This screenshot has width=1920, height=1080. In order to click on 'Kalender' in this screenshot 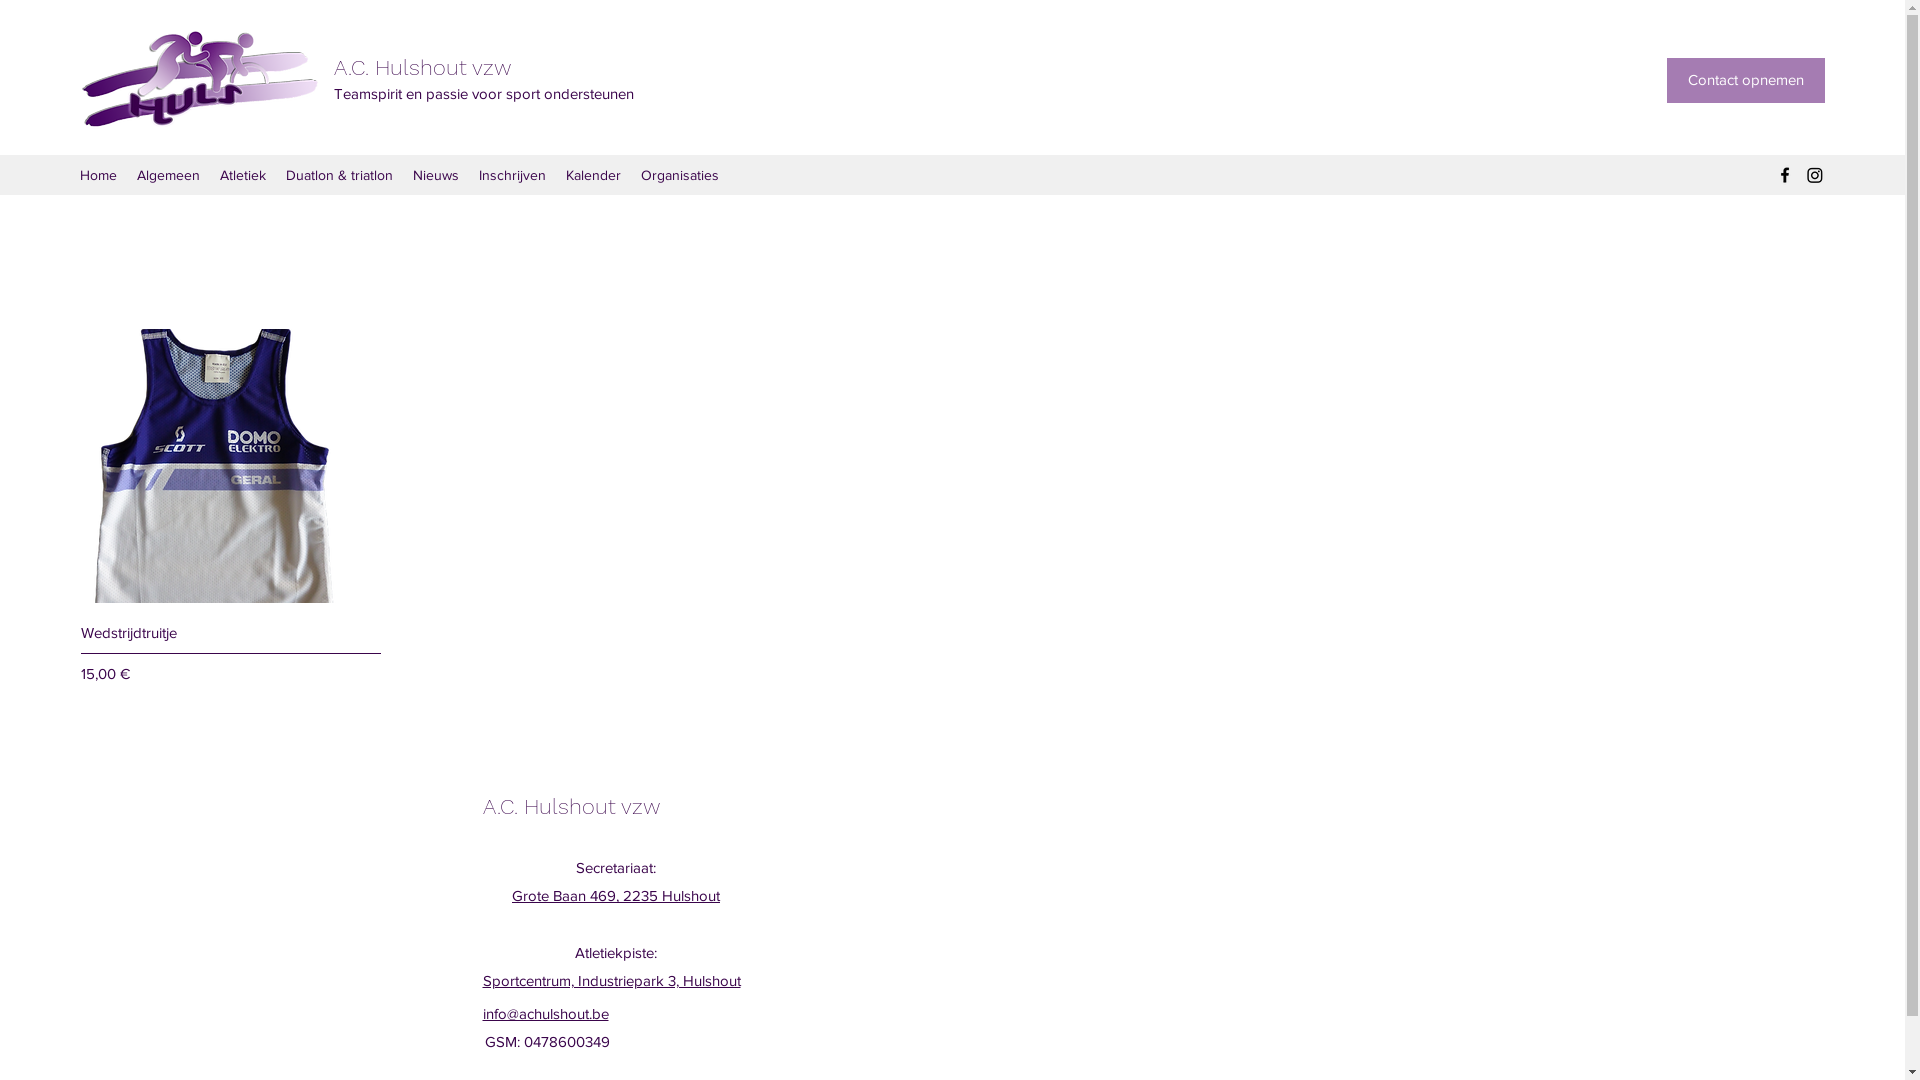, I will do `click(592, 173)`.